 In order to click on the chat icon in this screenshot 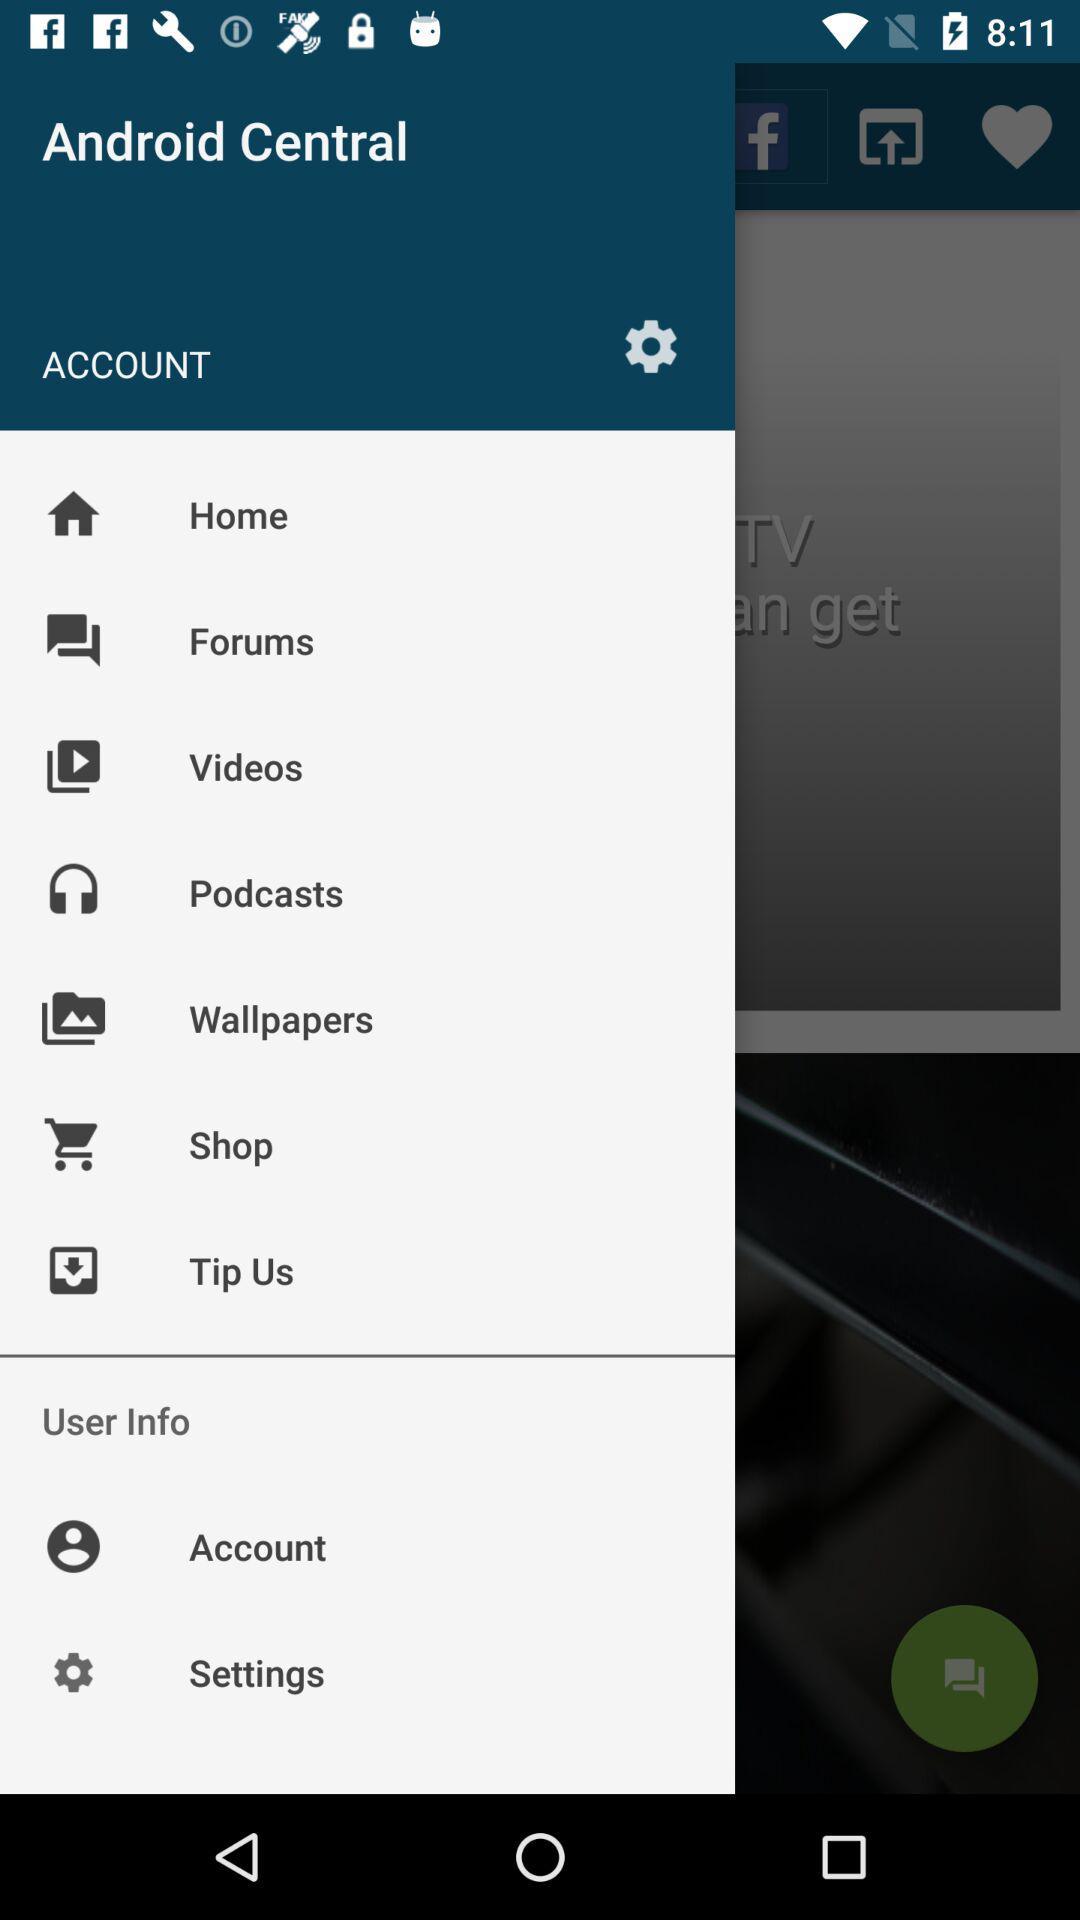, I will do `click(963, 1678)`.